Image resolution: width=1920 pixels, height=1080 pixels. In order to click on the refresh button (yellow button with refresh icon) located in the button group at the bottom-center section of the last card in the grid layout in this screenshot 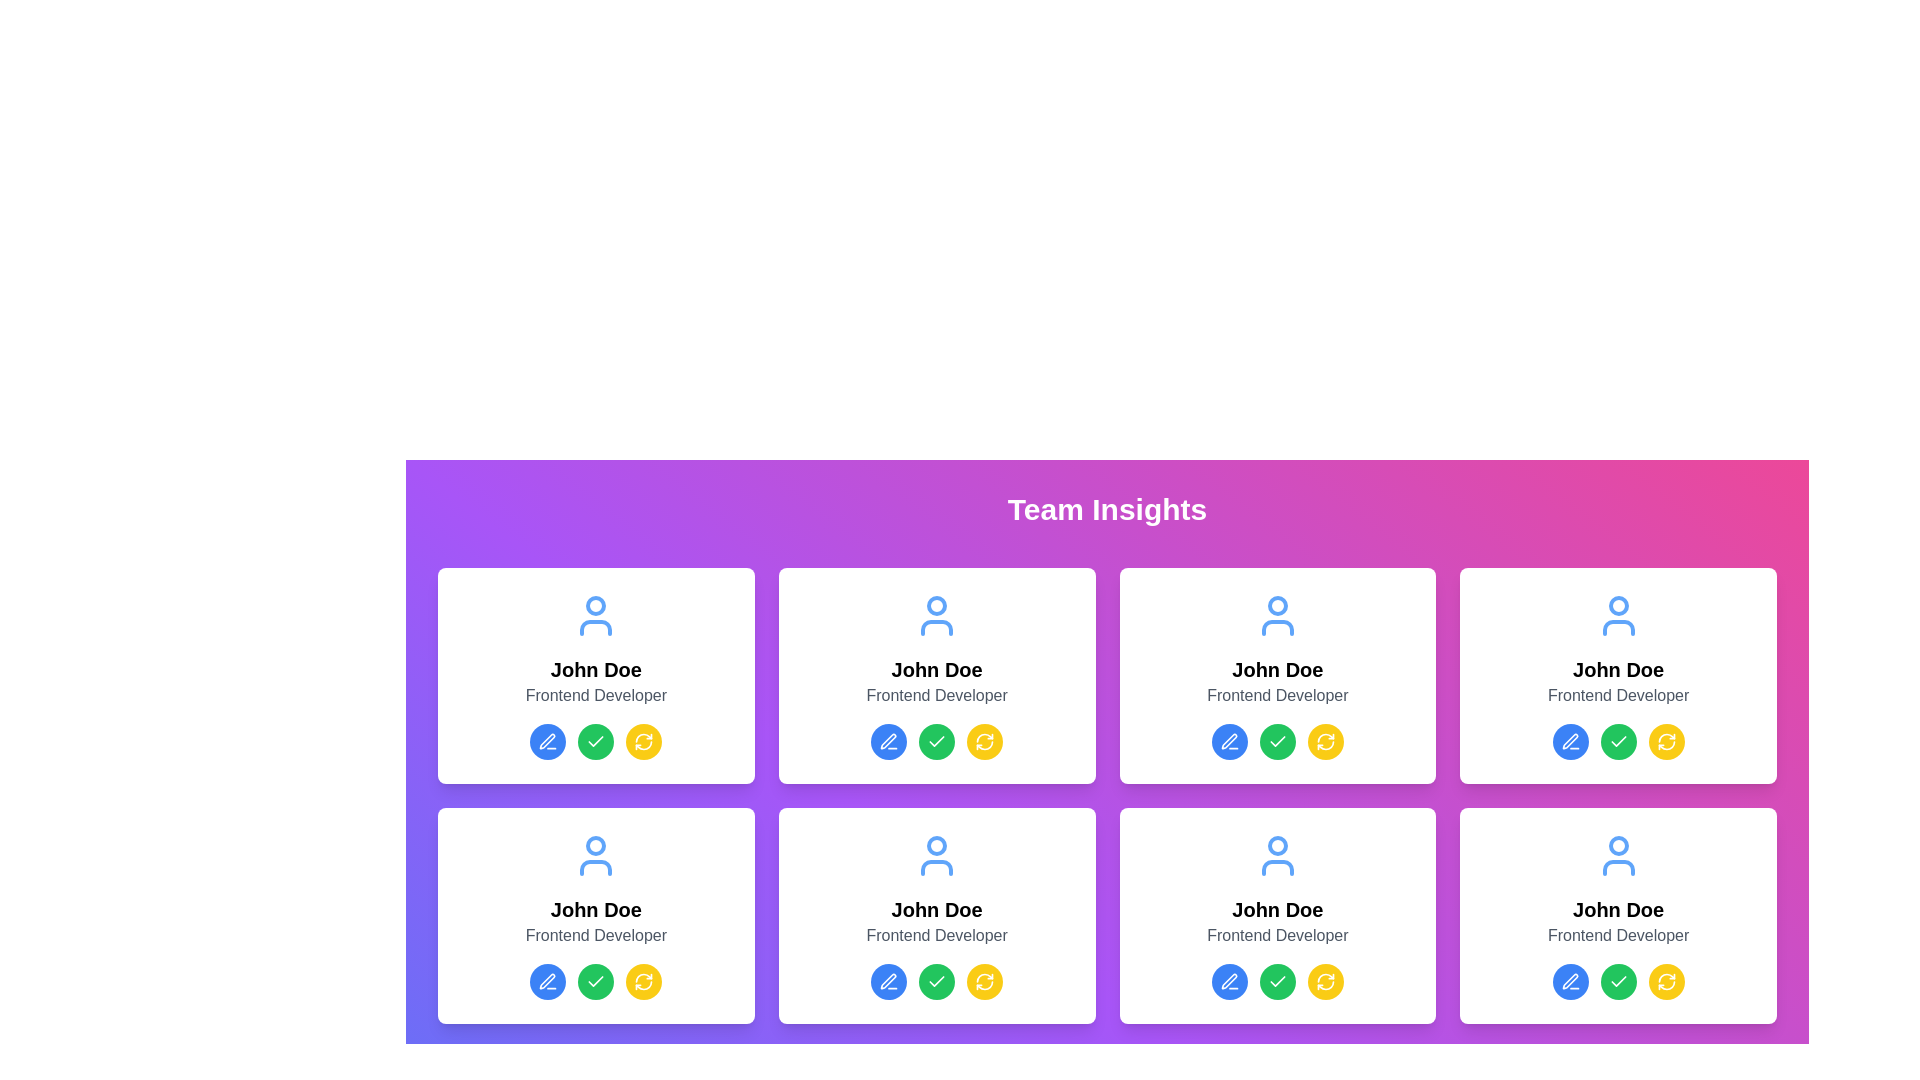, I will do `click(595, 981)`.